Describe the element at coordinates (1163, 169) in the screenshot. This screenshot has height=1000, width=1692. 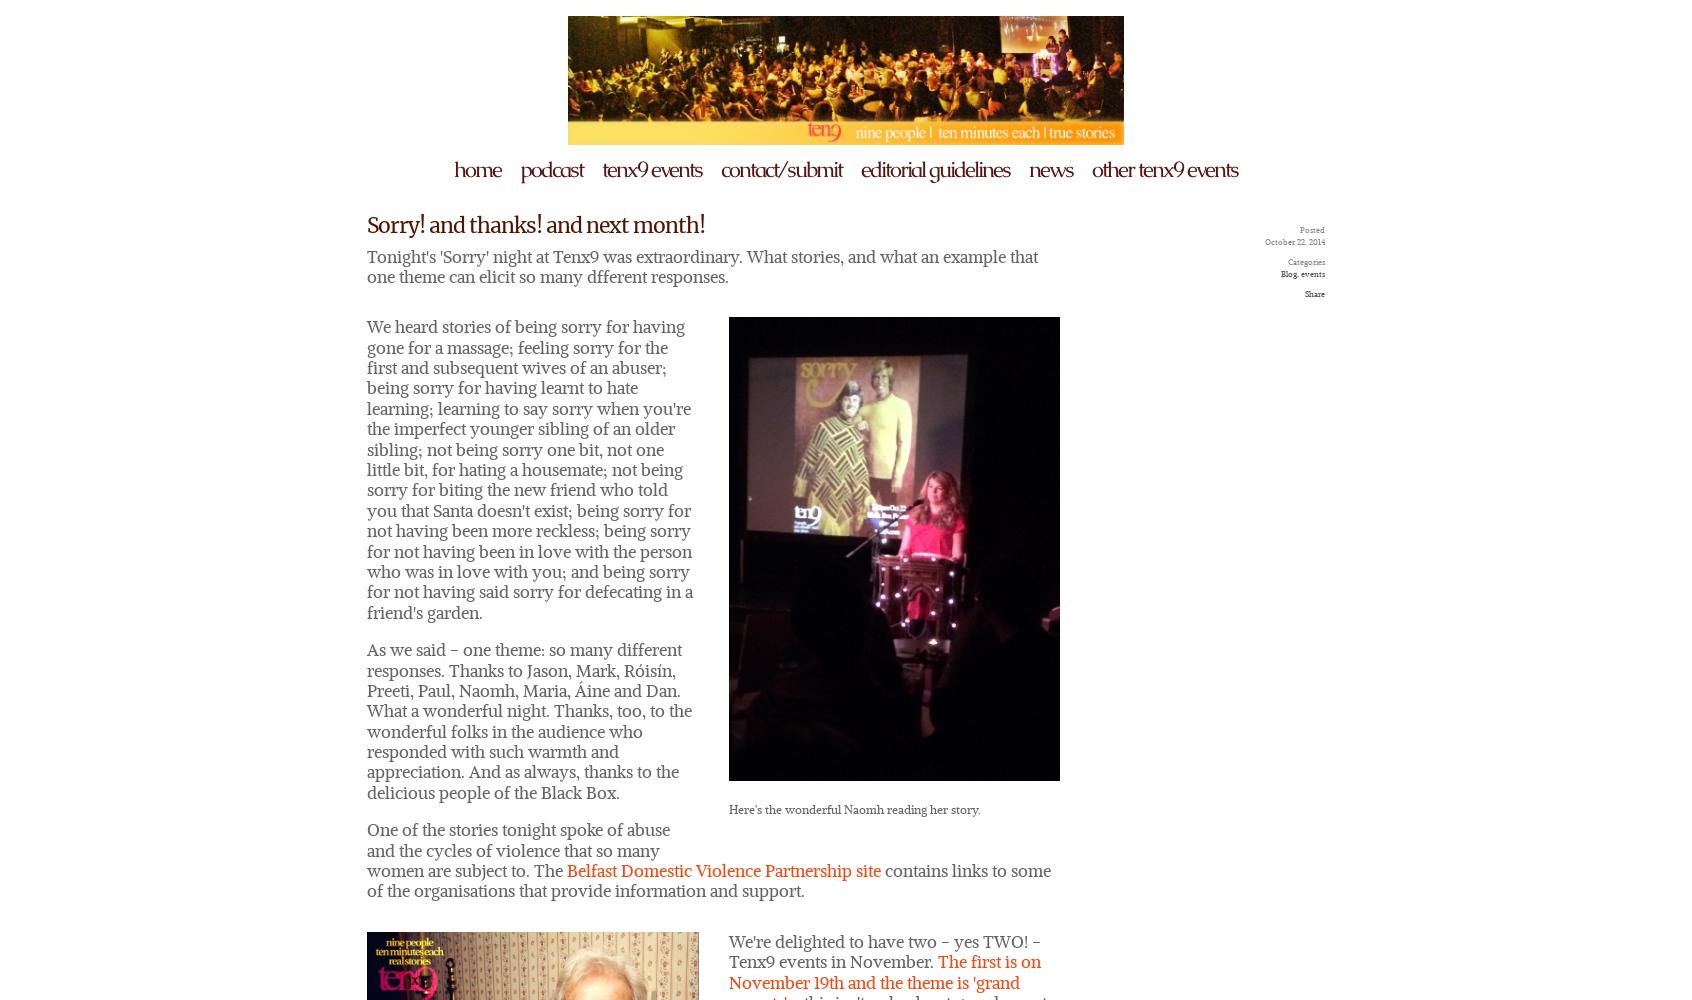
I see `'Other Tenx9 events'` at that location.